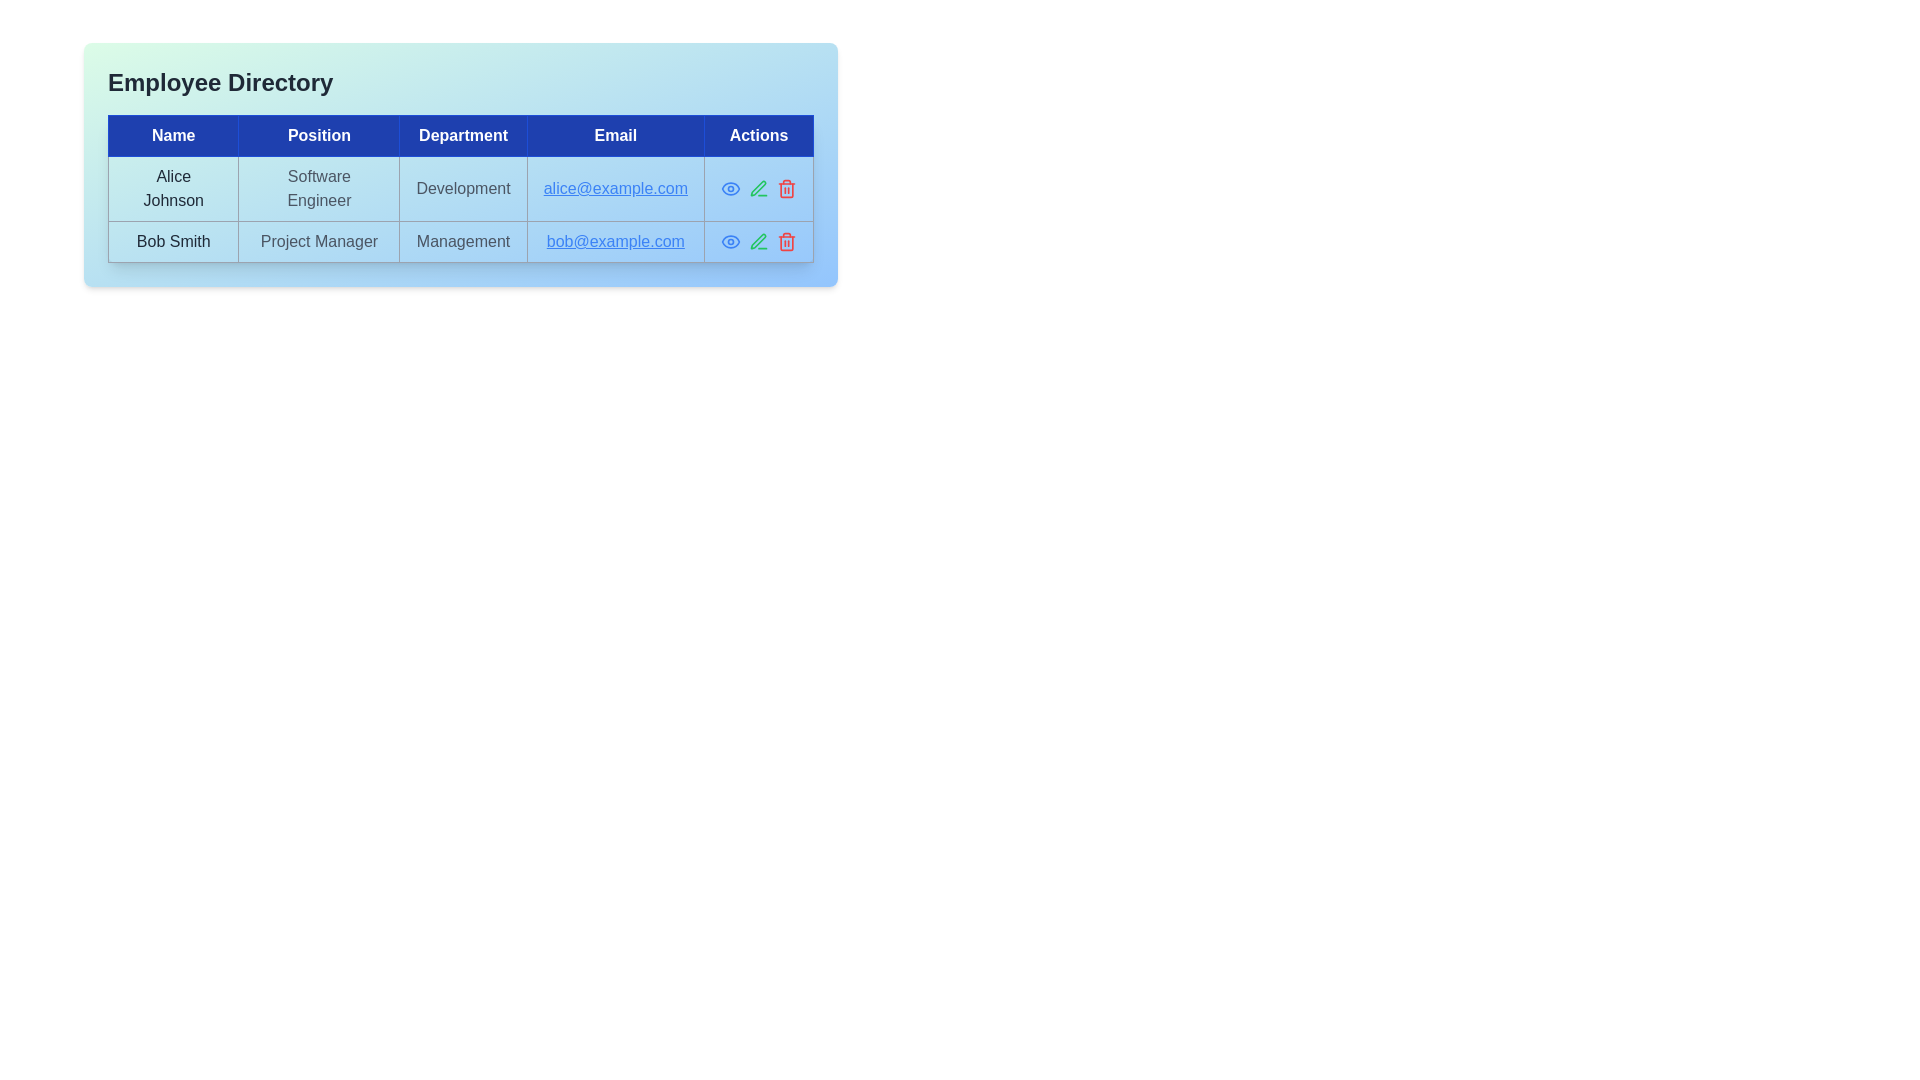  What do you see at coordinates (729, 189) in the screenshot?
I see `the vibrant blue circular 'eye' icon in the 'Actions' column of the second row` at bounding box center [729, 189].